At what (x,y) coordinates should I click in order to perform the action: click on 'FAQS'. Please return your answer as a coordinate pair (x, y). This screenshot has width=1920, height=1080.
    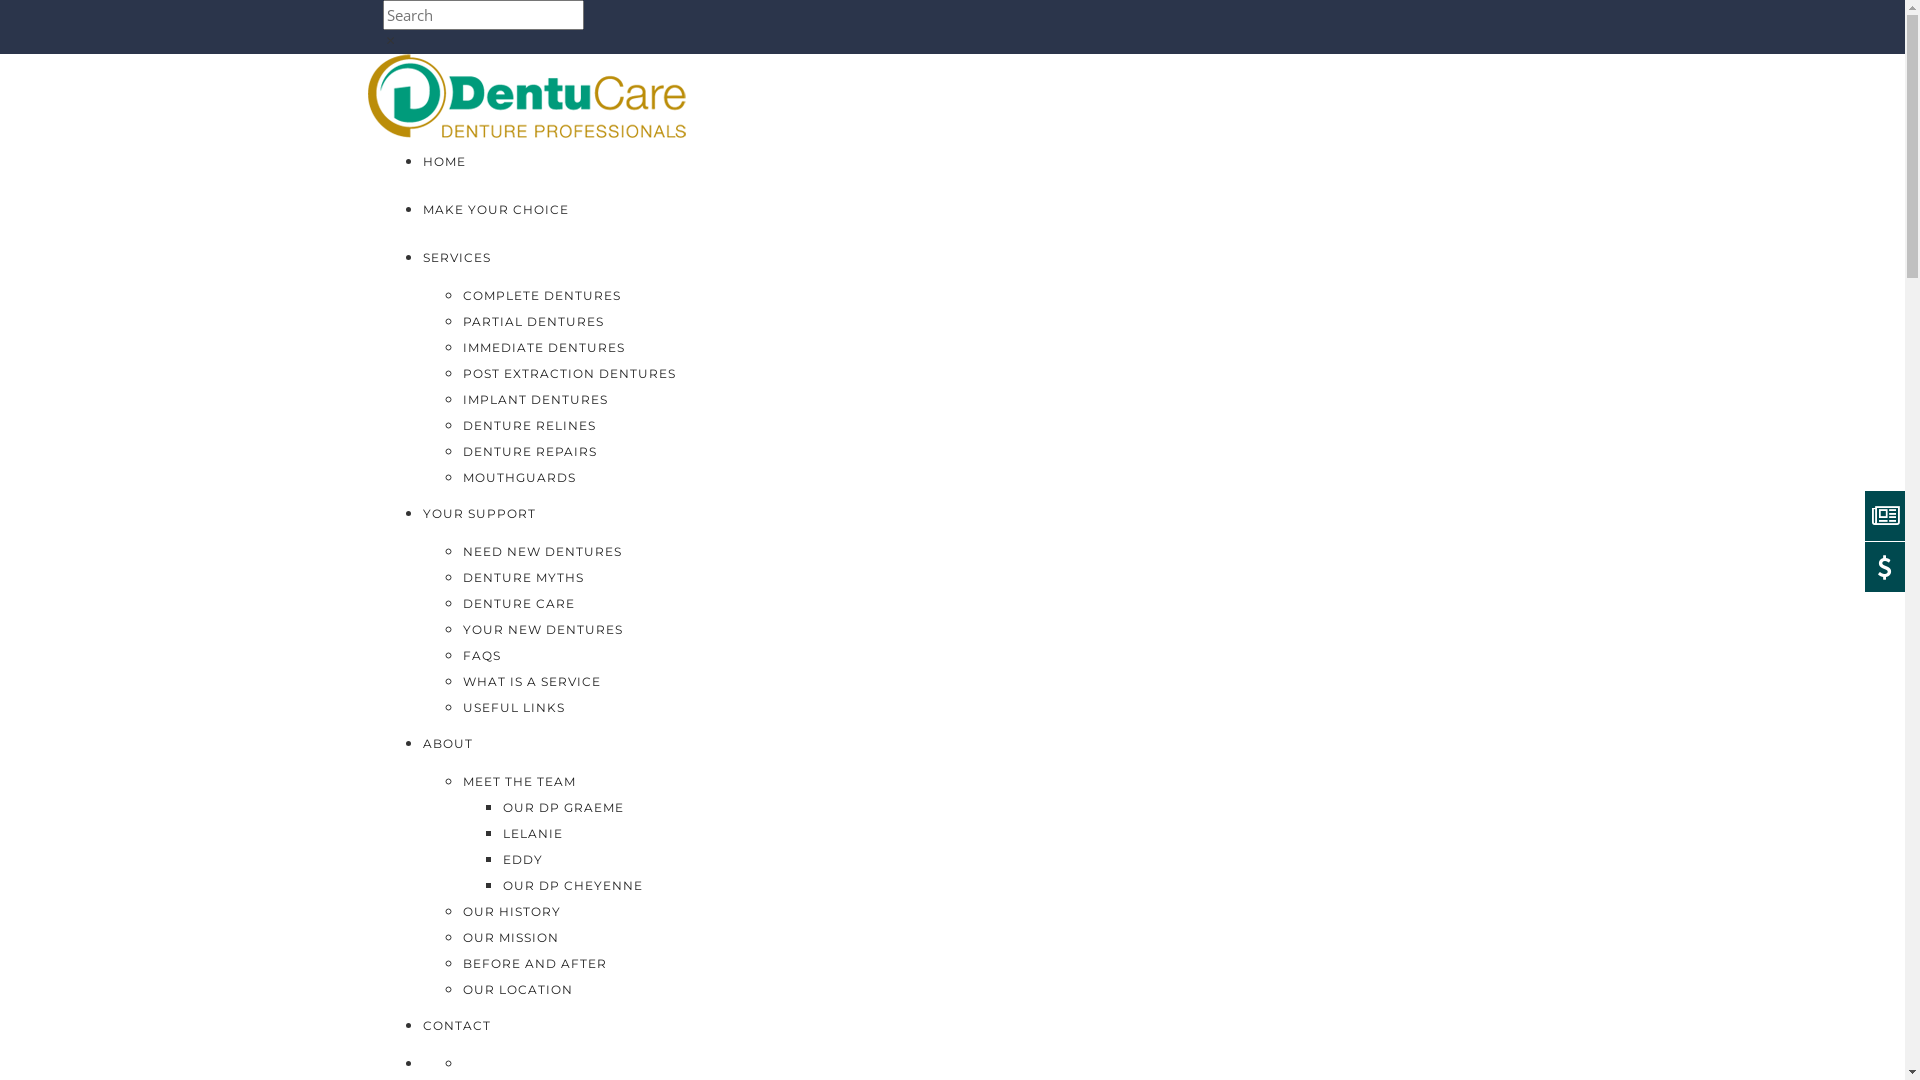
    Looking at the image, I should click on (480, 655).